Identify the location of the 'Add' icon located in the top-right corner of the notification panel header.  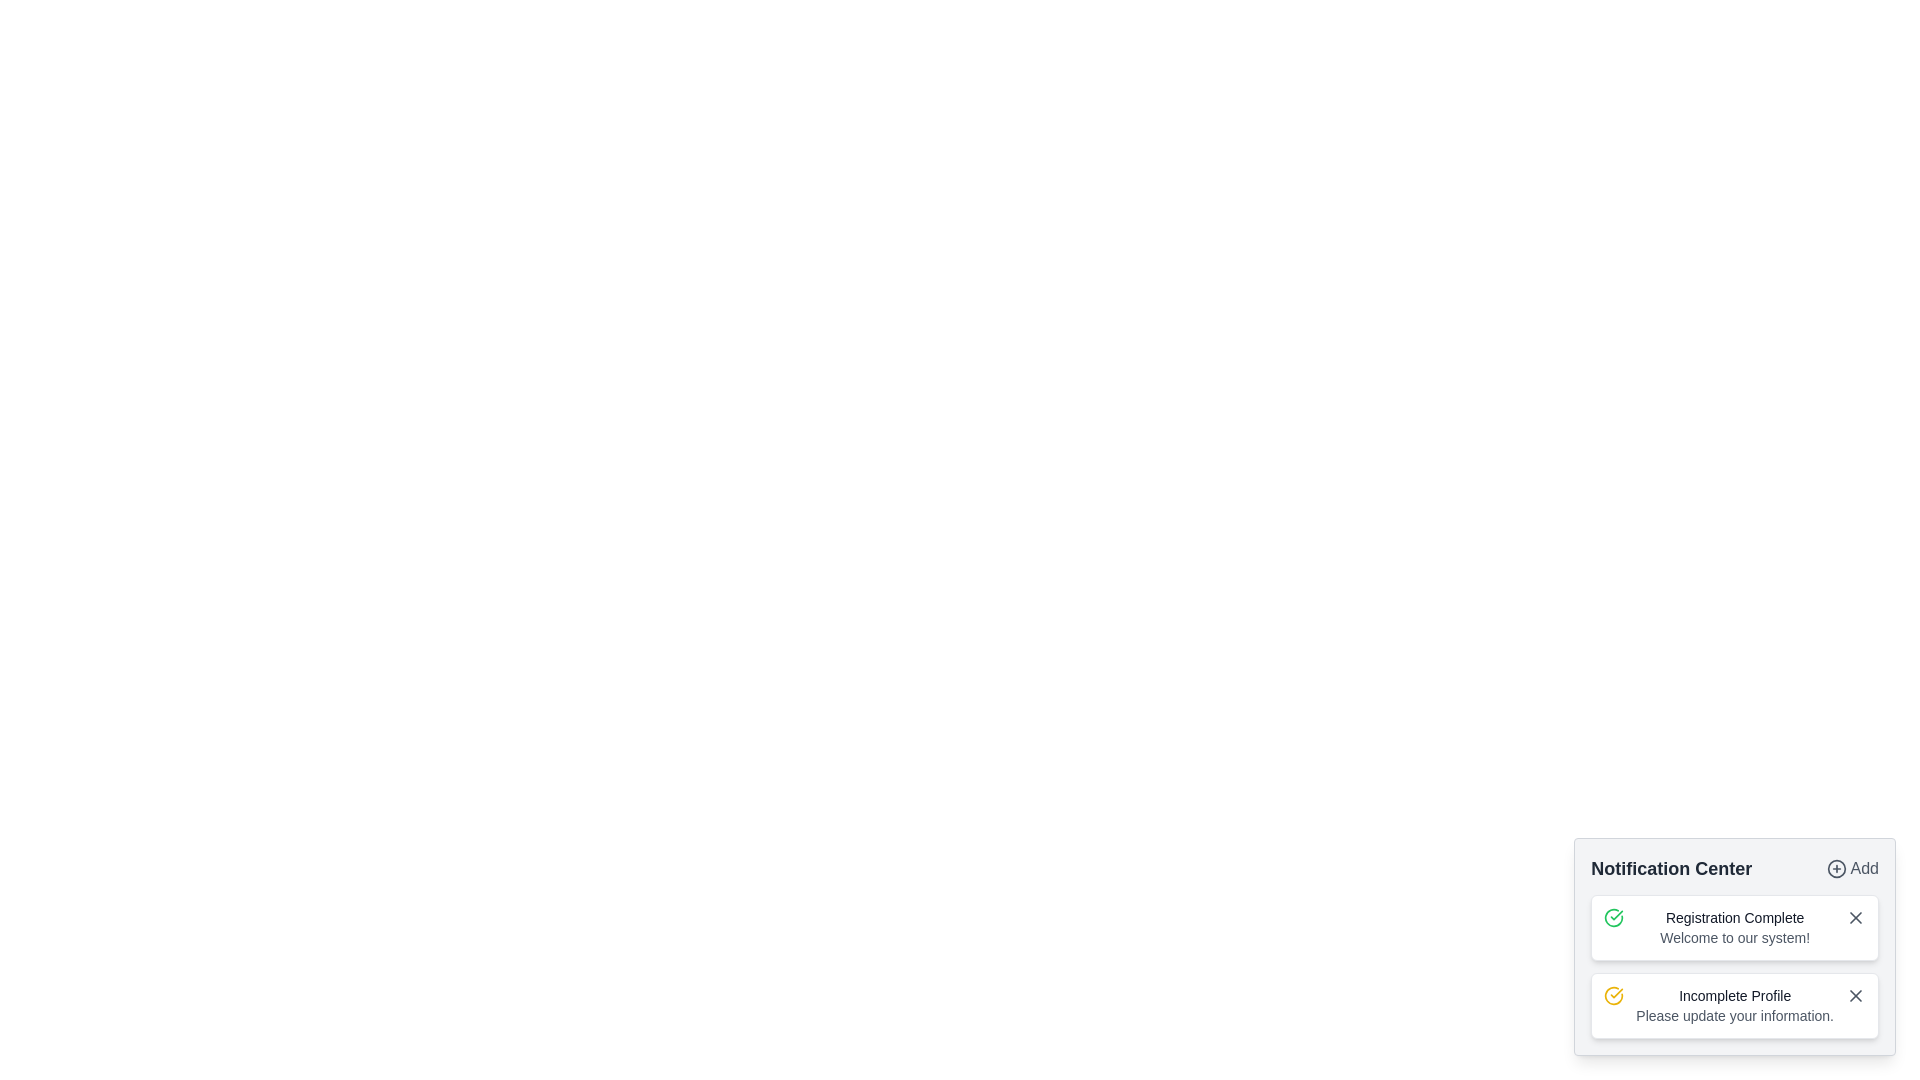
(1836, 867).